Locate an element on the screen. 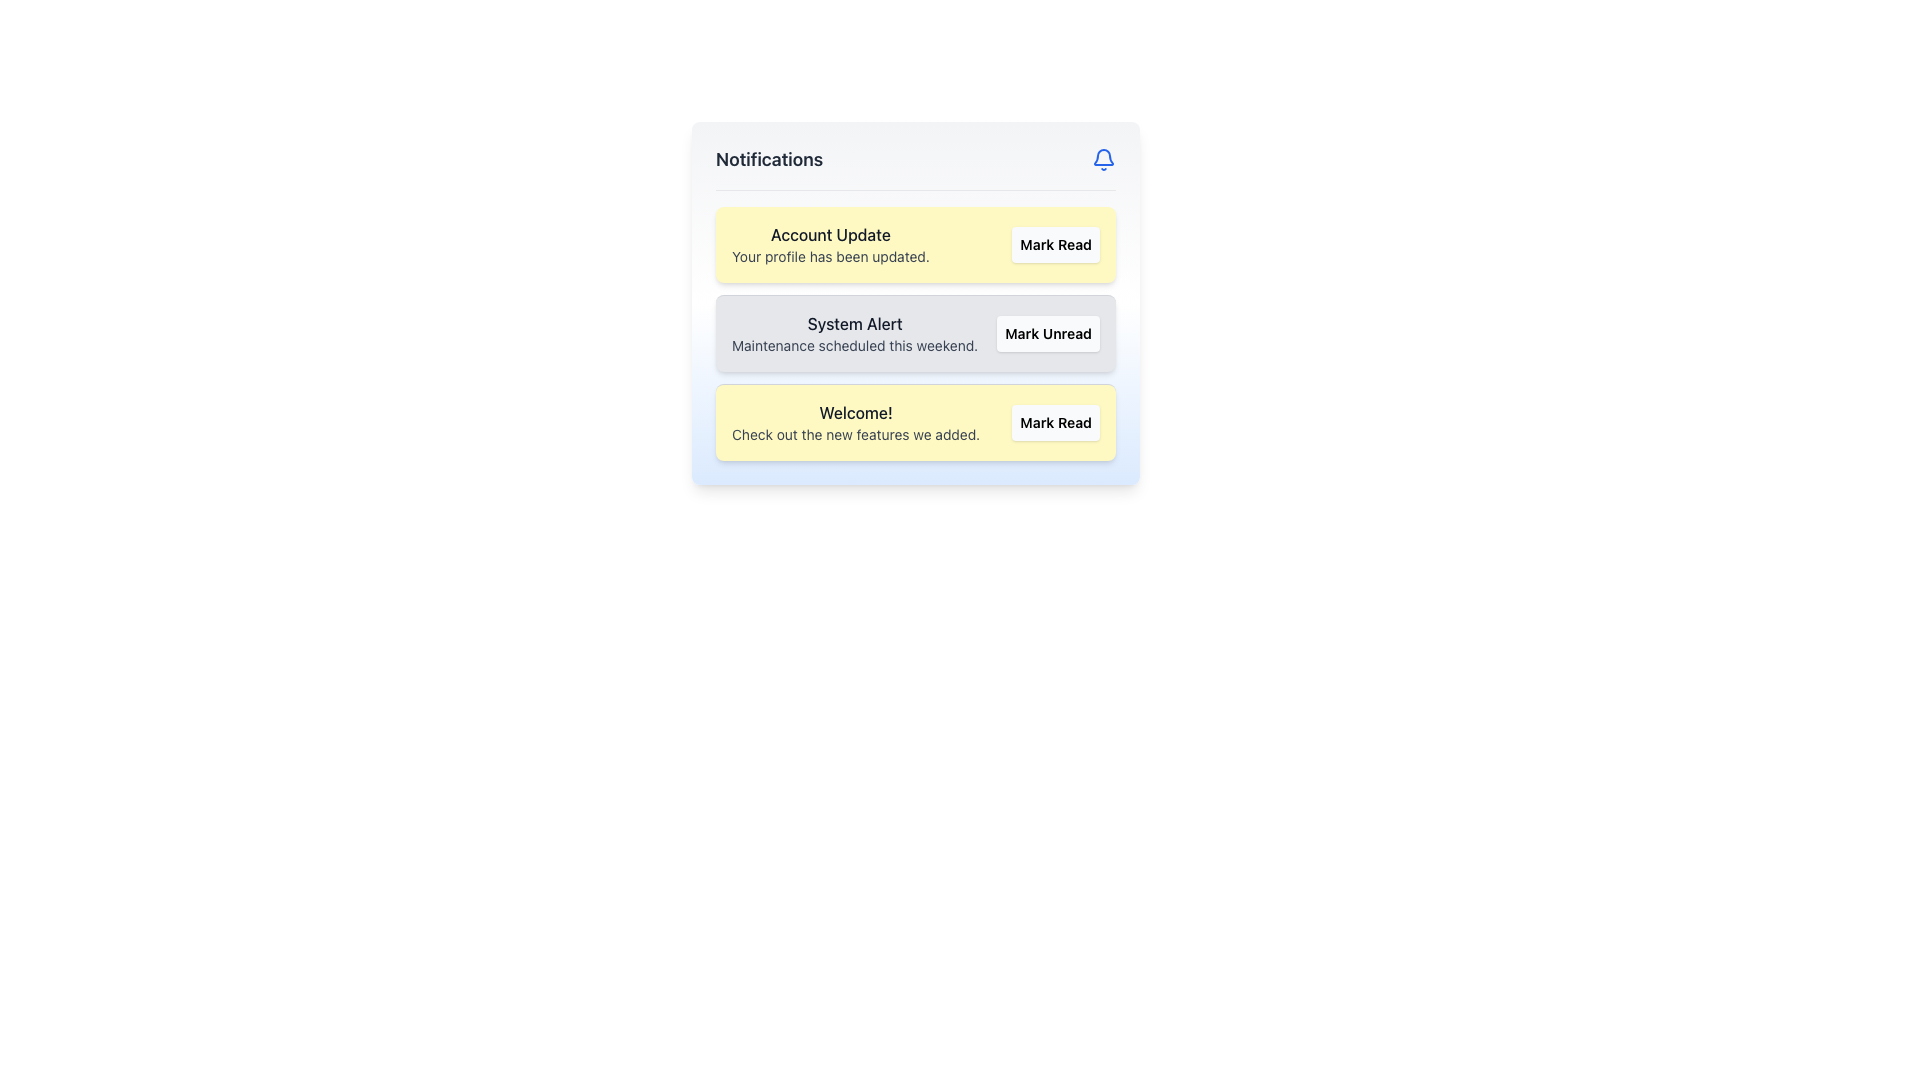  static text block that provides supplementary information or updates, located directly under the 'Welcome!' text in the third notification card from the top is located at coordinates (856, 434).